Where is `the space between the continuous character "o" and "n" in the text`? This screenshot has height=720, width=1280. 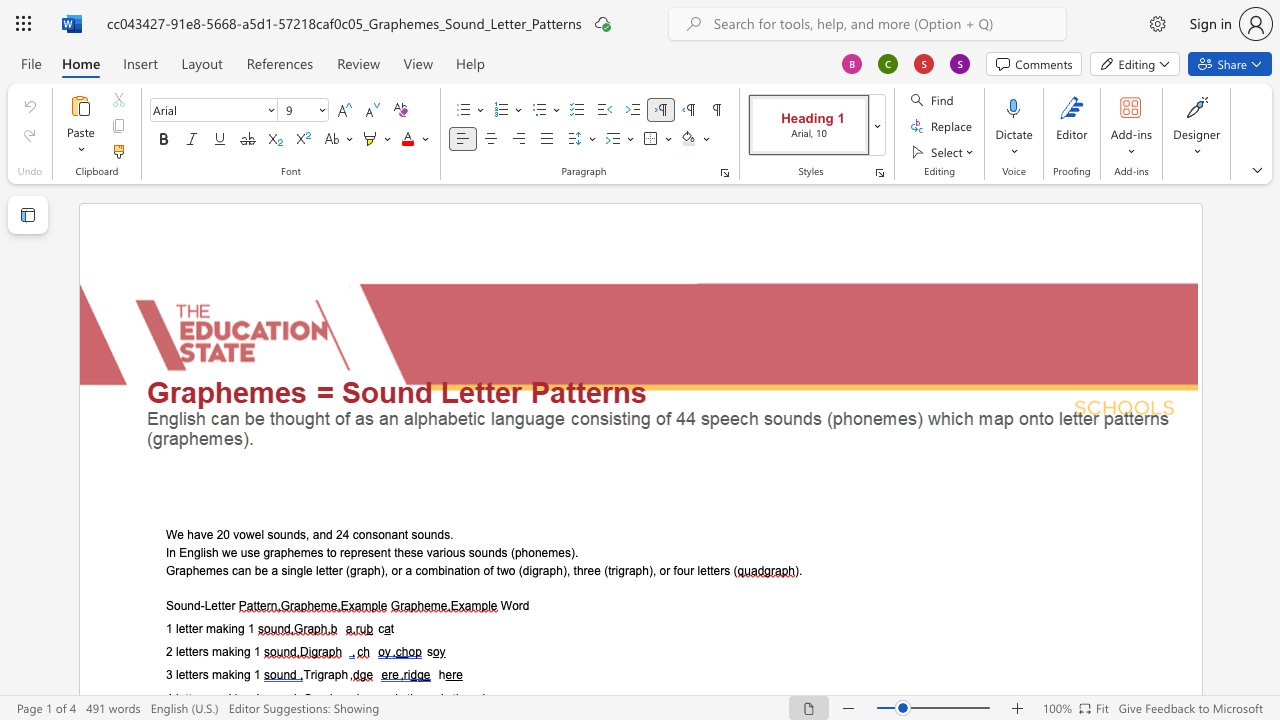 the space between the continuous character "o" and "n" in the text is located at coordinates (472, 570).